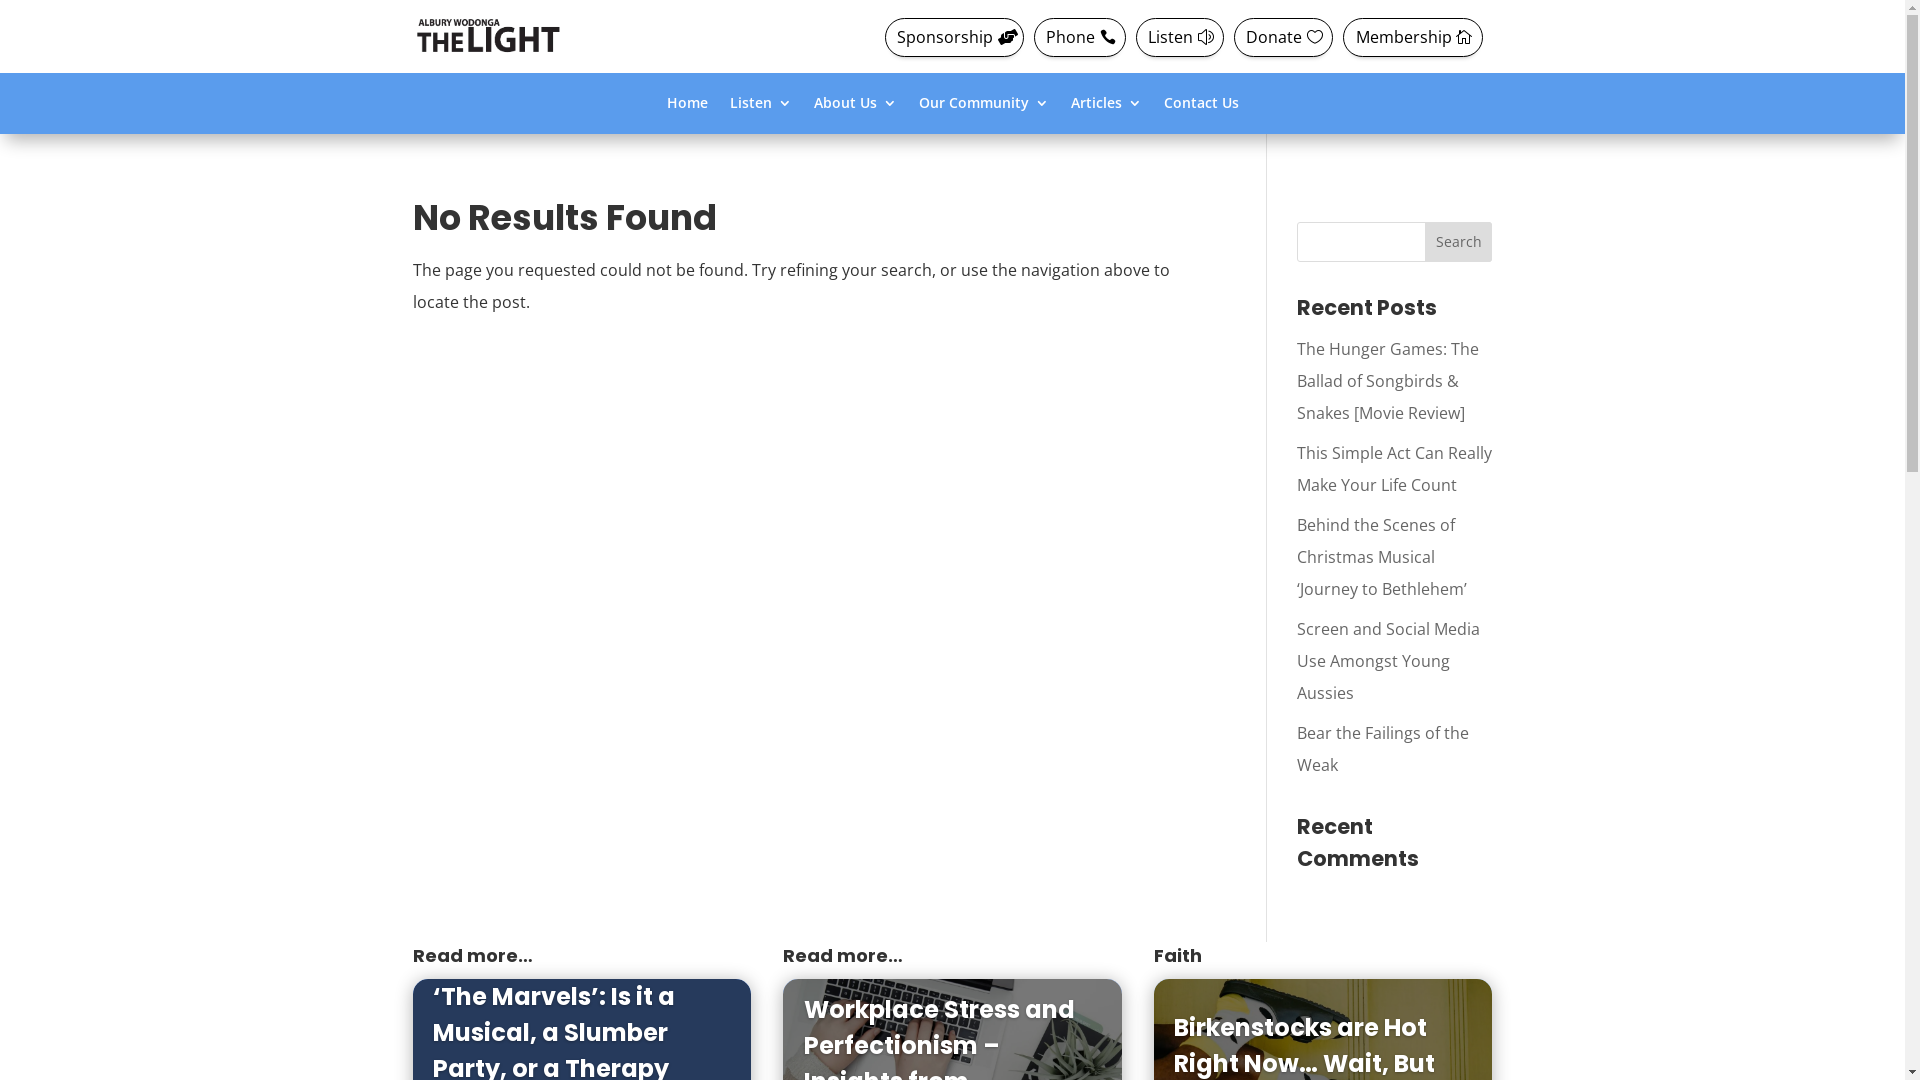 The image size is (1920, 1080). What do you see at coordinates (953, 37) in the screenshot?
I see `'Sponsorship'` at bounding box center [953, 37].